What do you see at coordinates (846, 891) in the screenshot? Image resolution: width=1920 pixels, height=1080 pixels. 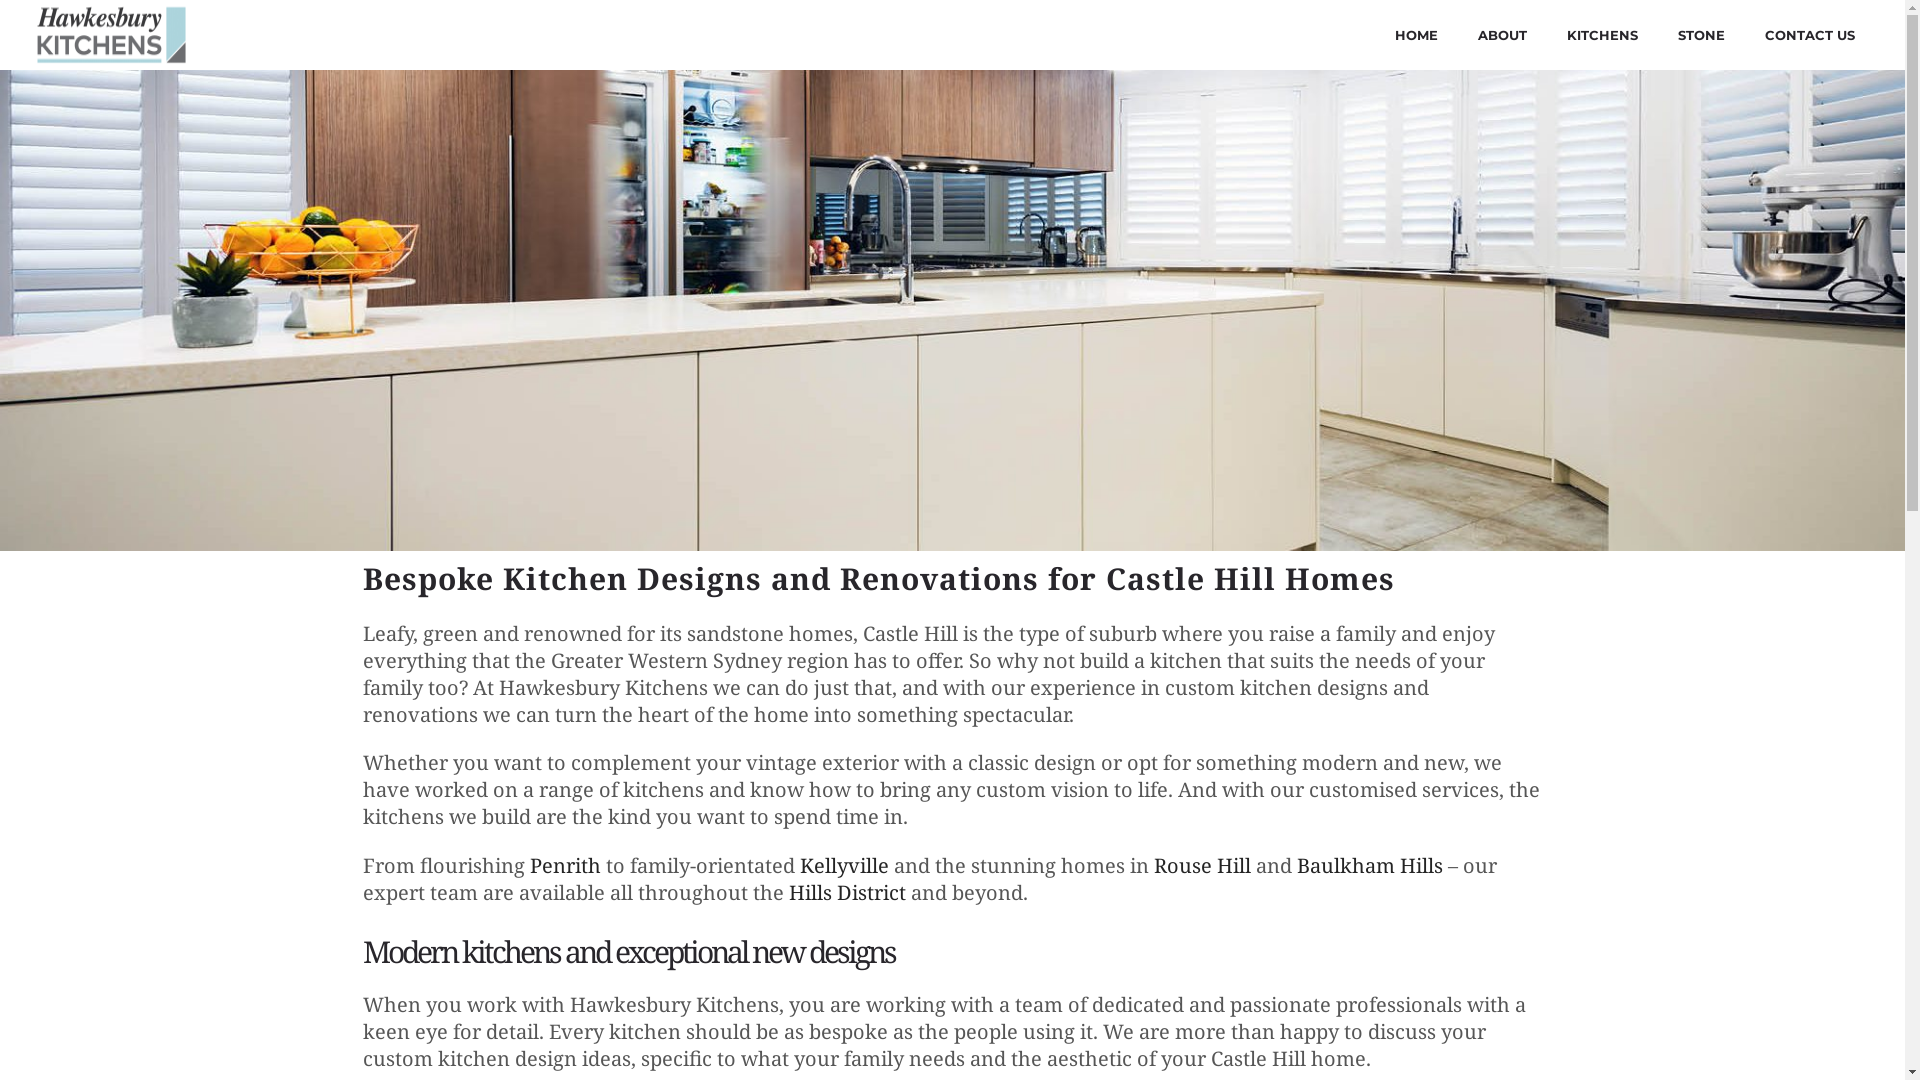 I see `'Hills District'` at bounding box center [846, 891].